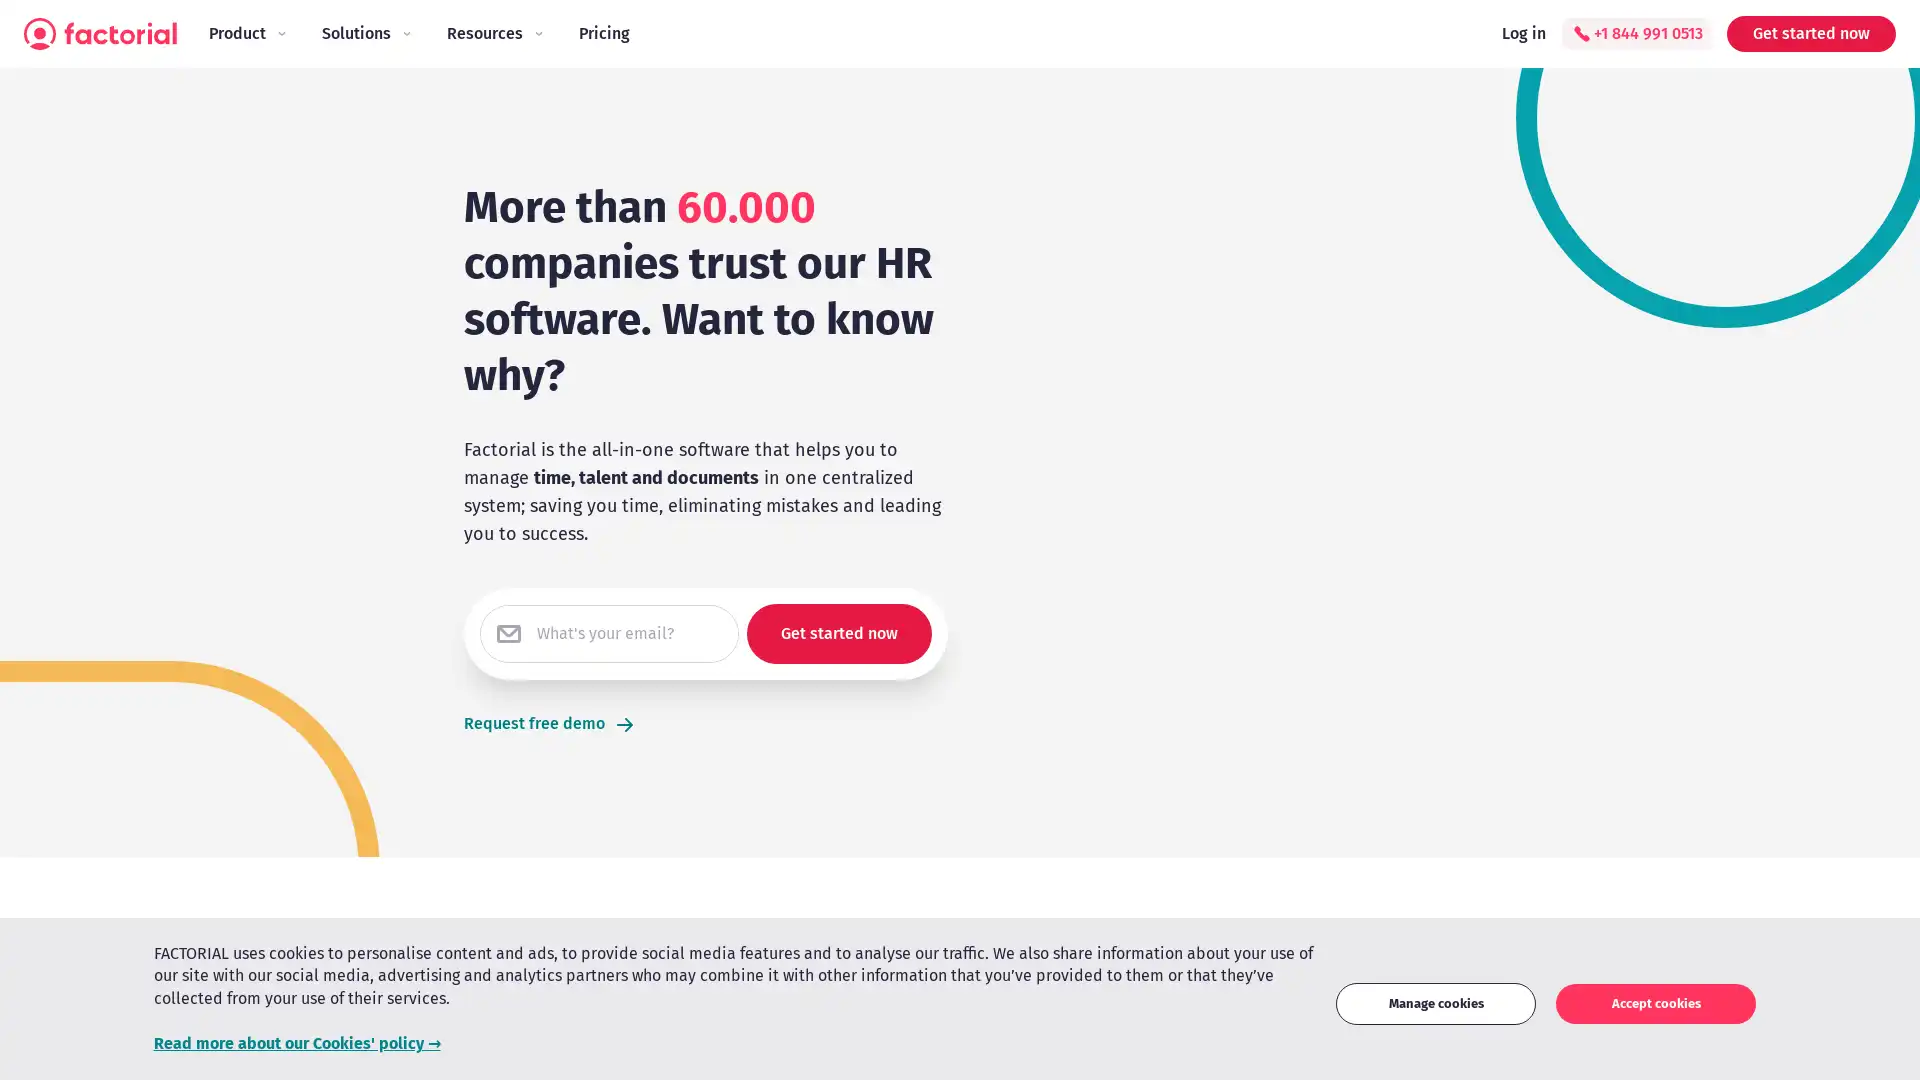 Image resolution: width=1920 pixels, height=1080 pixels. What do you see at coordinates (1434, 1003) in the screenshot?
I see `Manage cookies` at bounding box center [1434, 1003].